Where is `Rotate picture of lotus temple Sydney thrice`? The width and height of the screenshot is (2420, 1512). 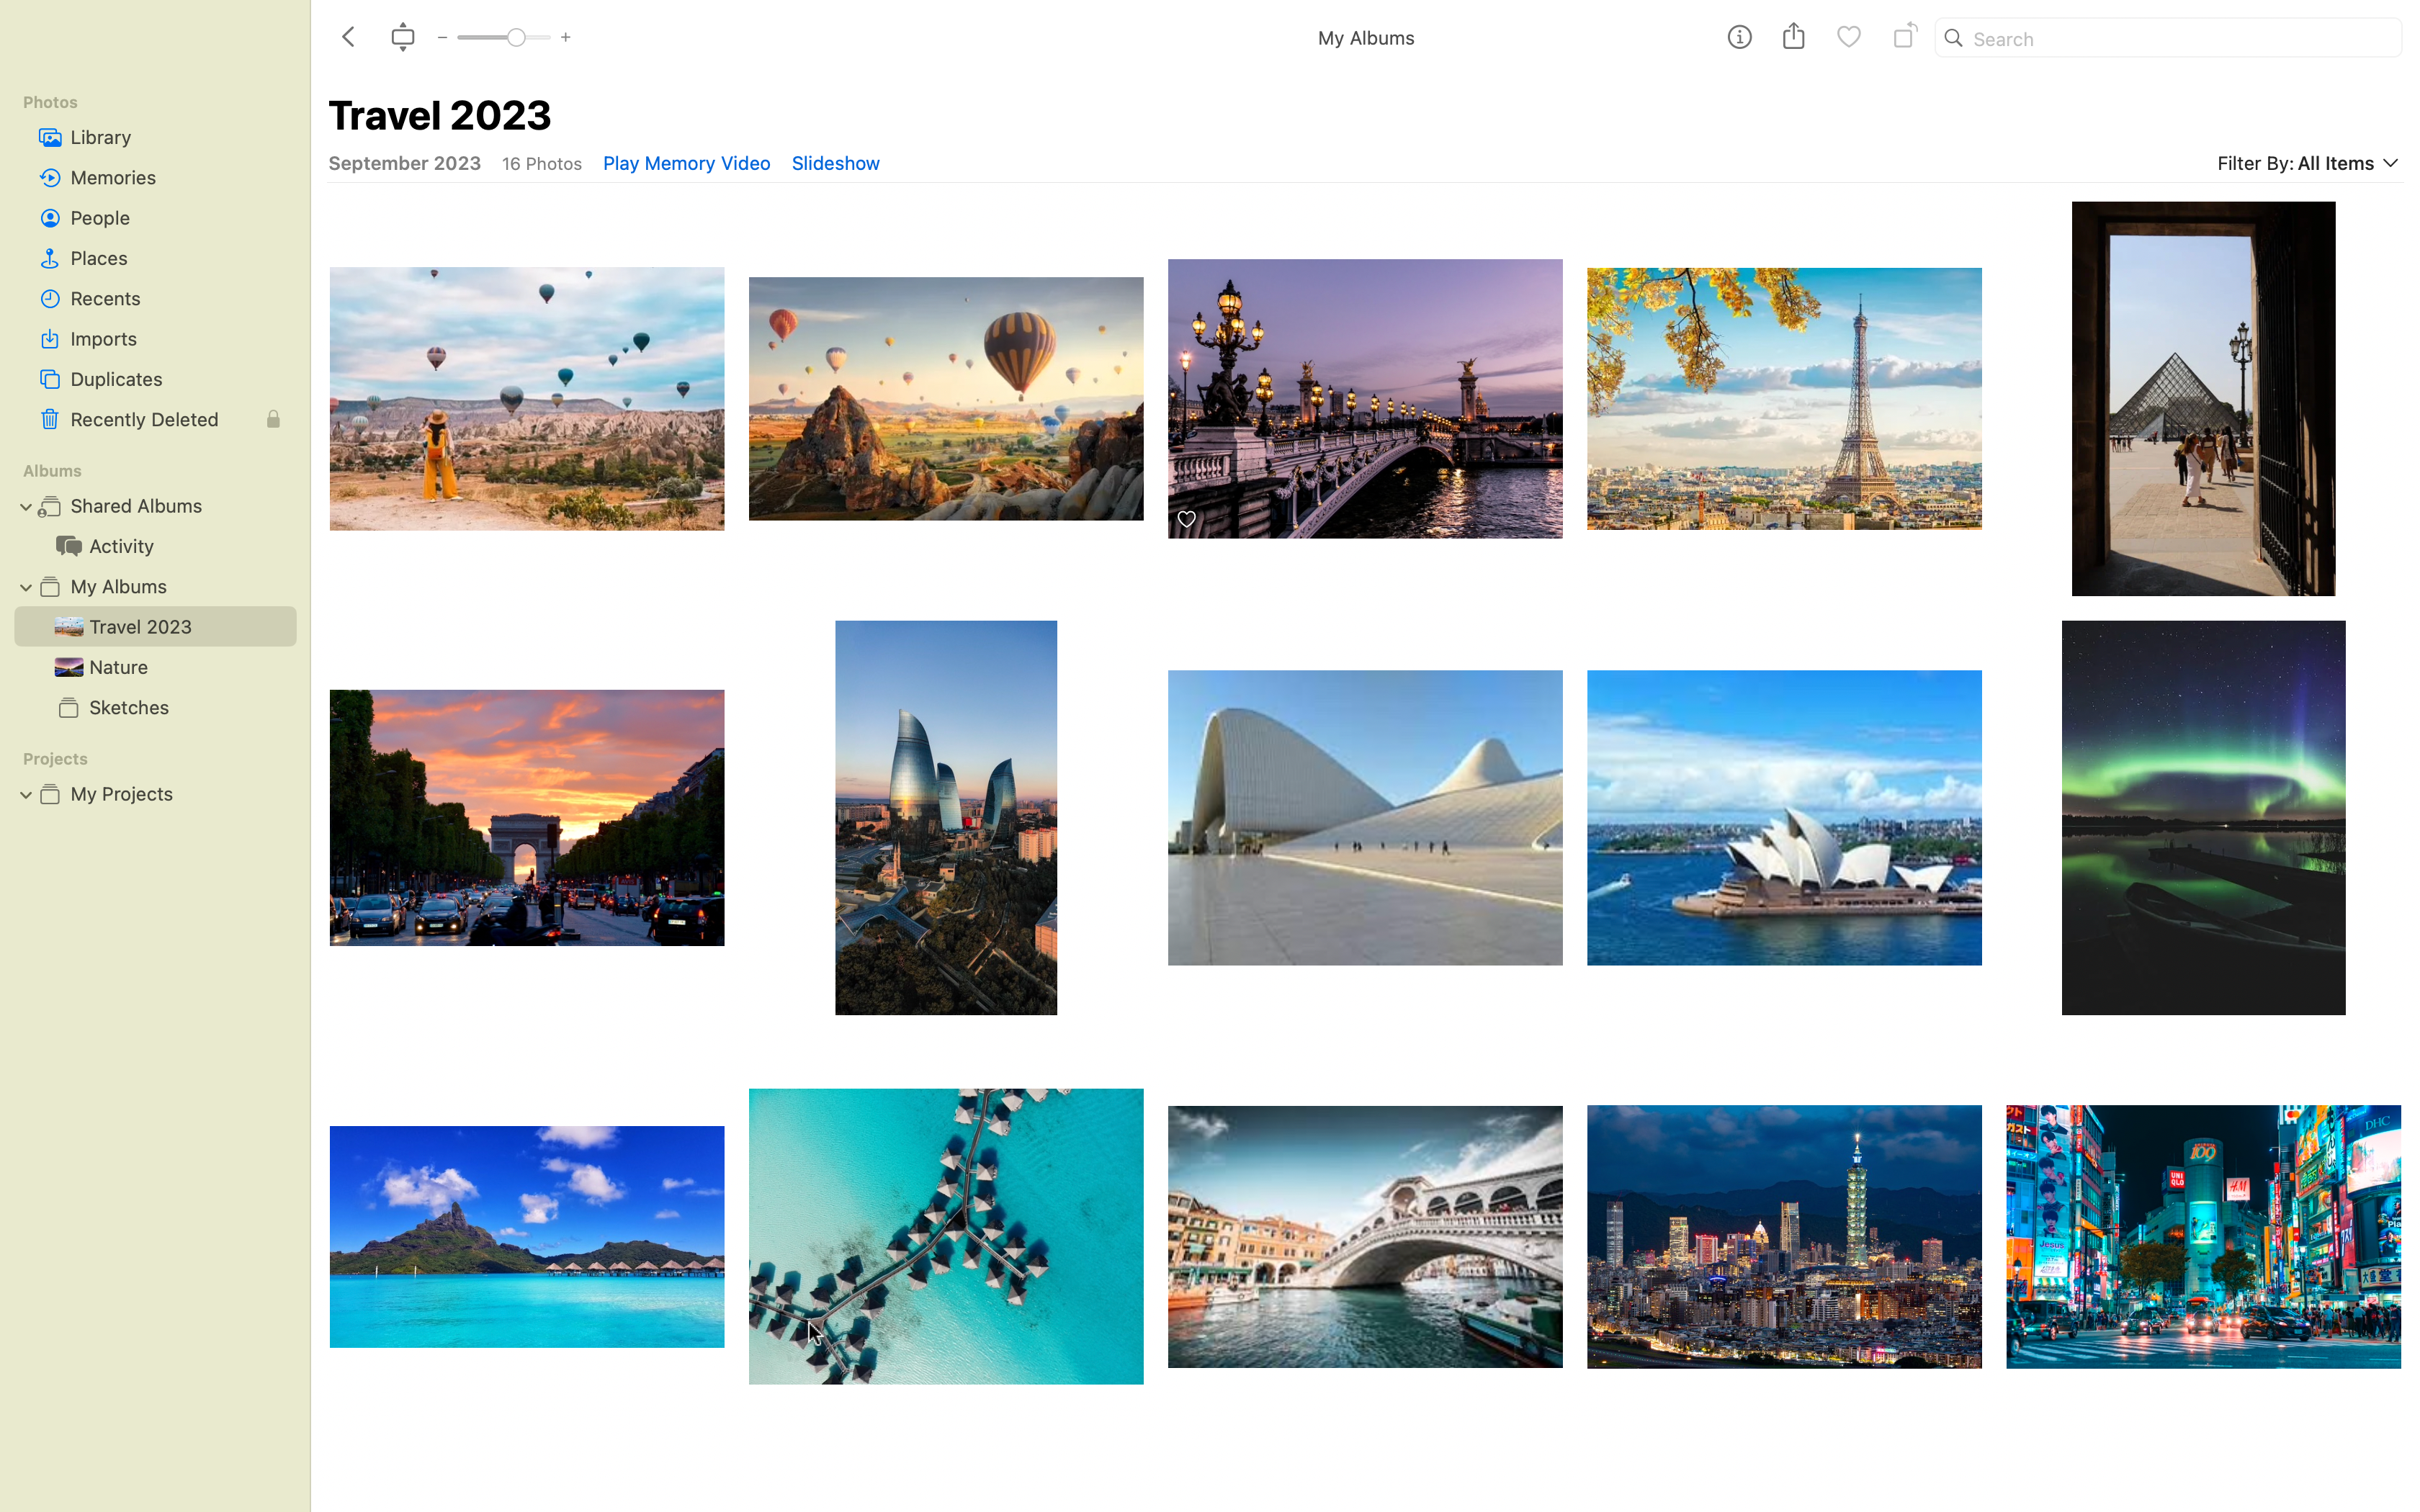 Rotate picture of lotus temple Sydney thrice is located at coordinates (1785, 816).